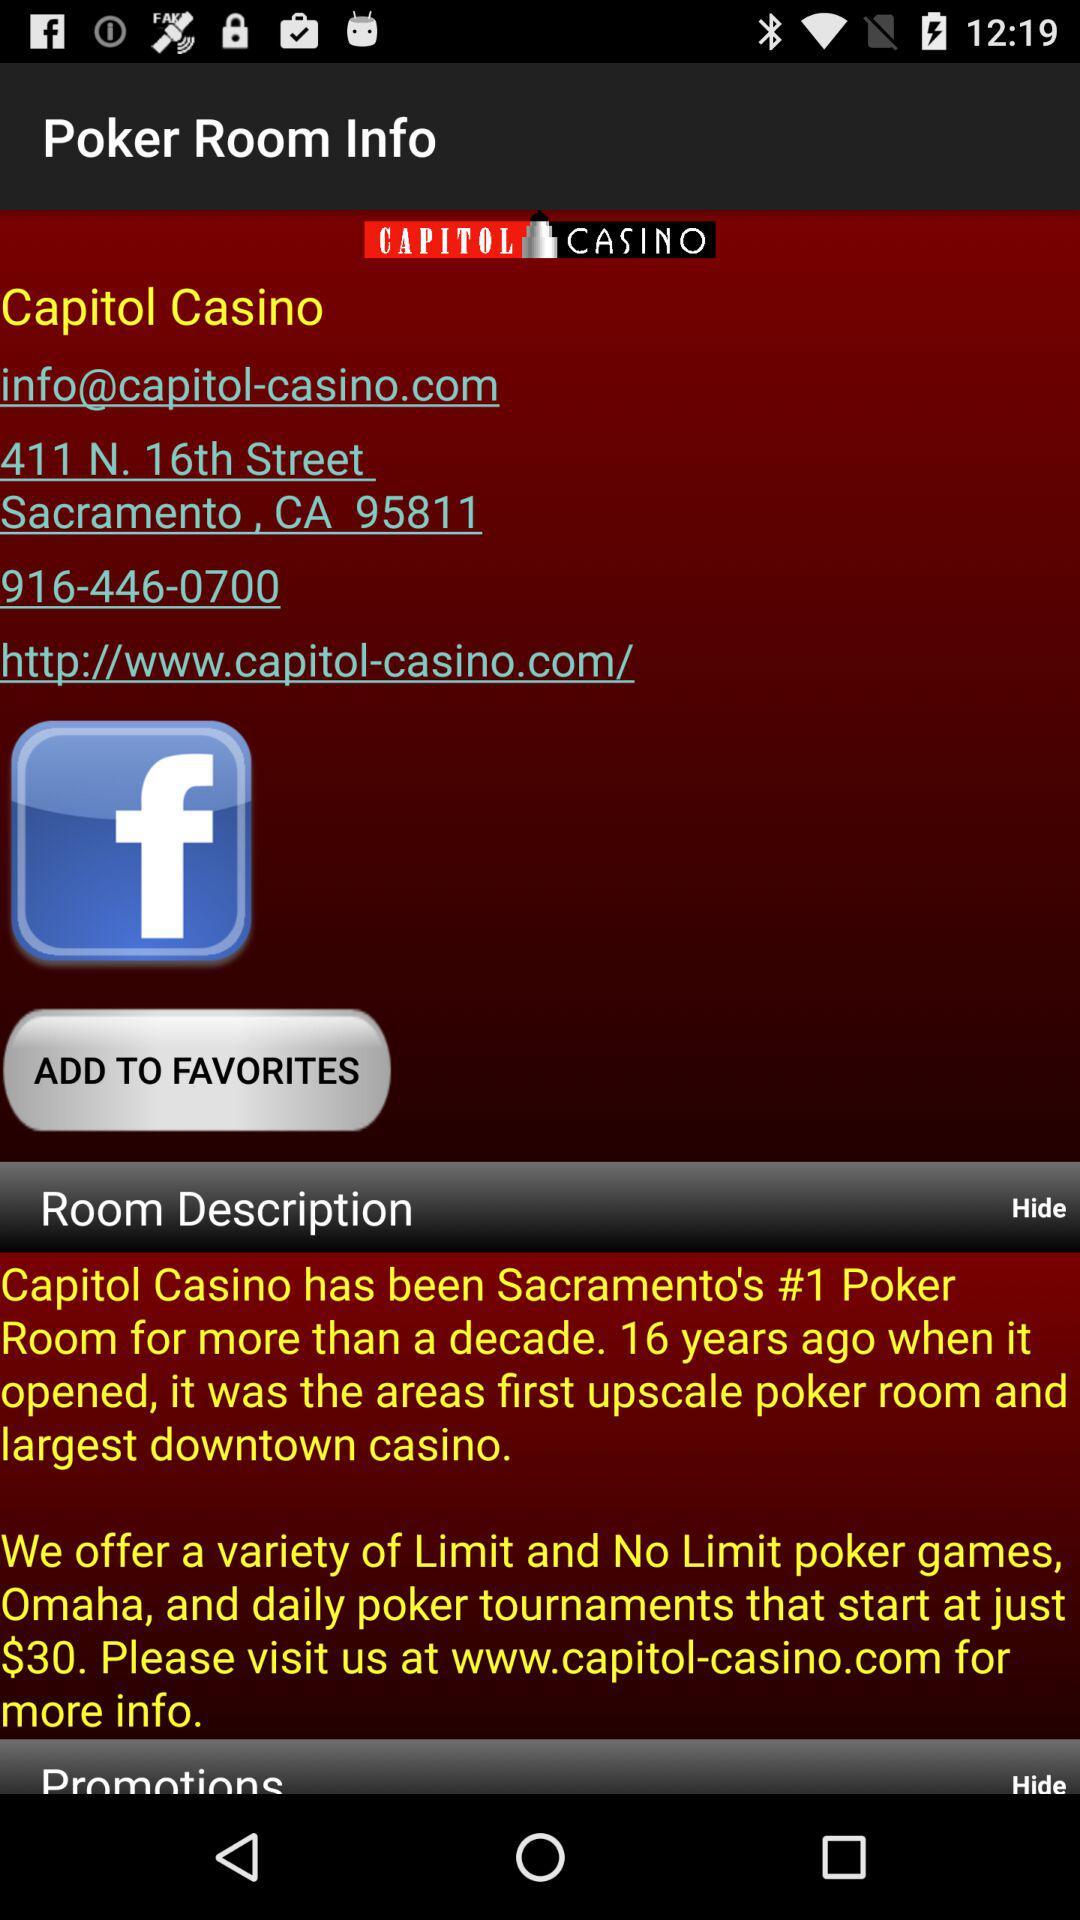 The height and width of the screenshot is (1920, 1080). I want to click on item above the room description item, so click(196, 1068).